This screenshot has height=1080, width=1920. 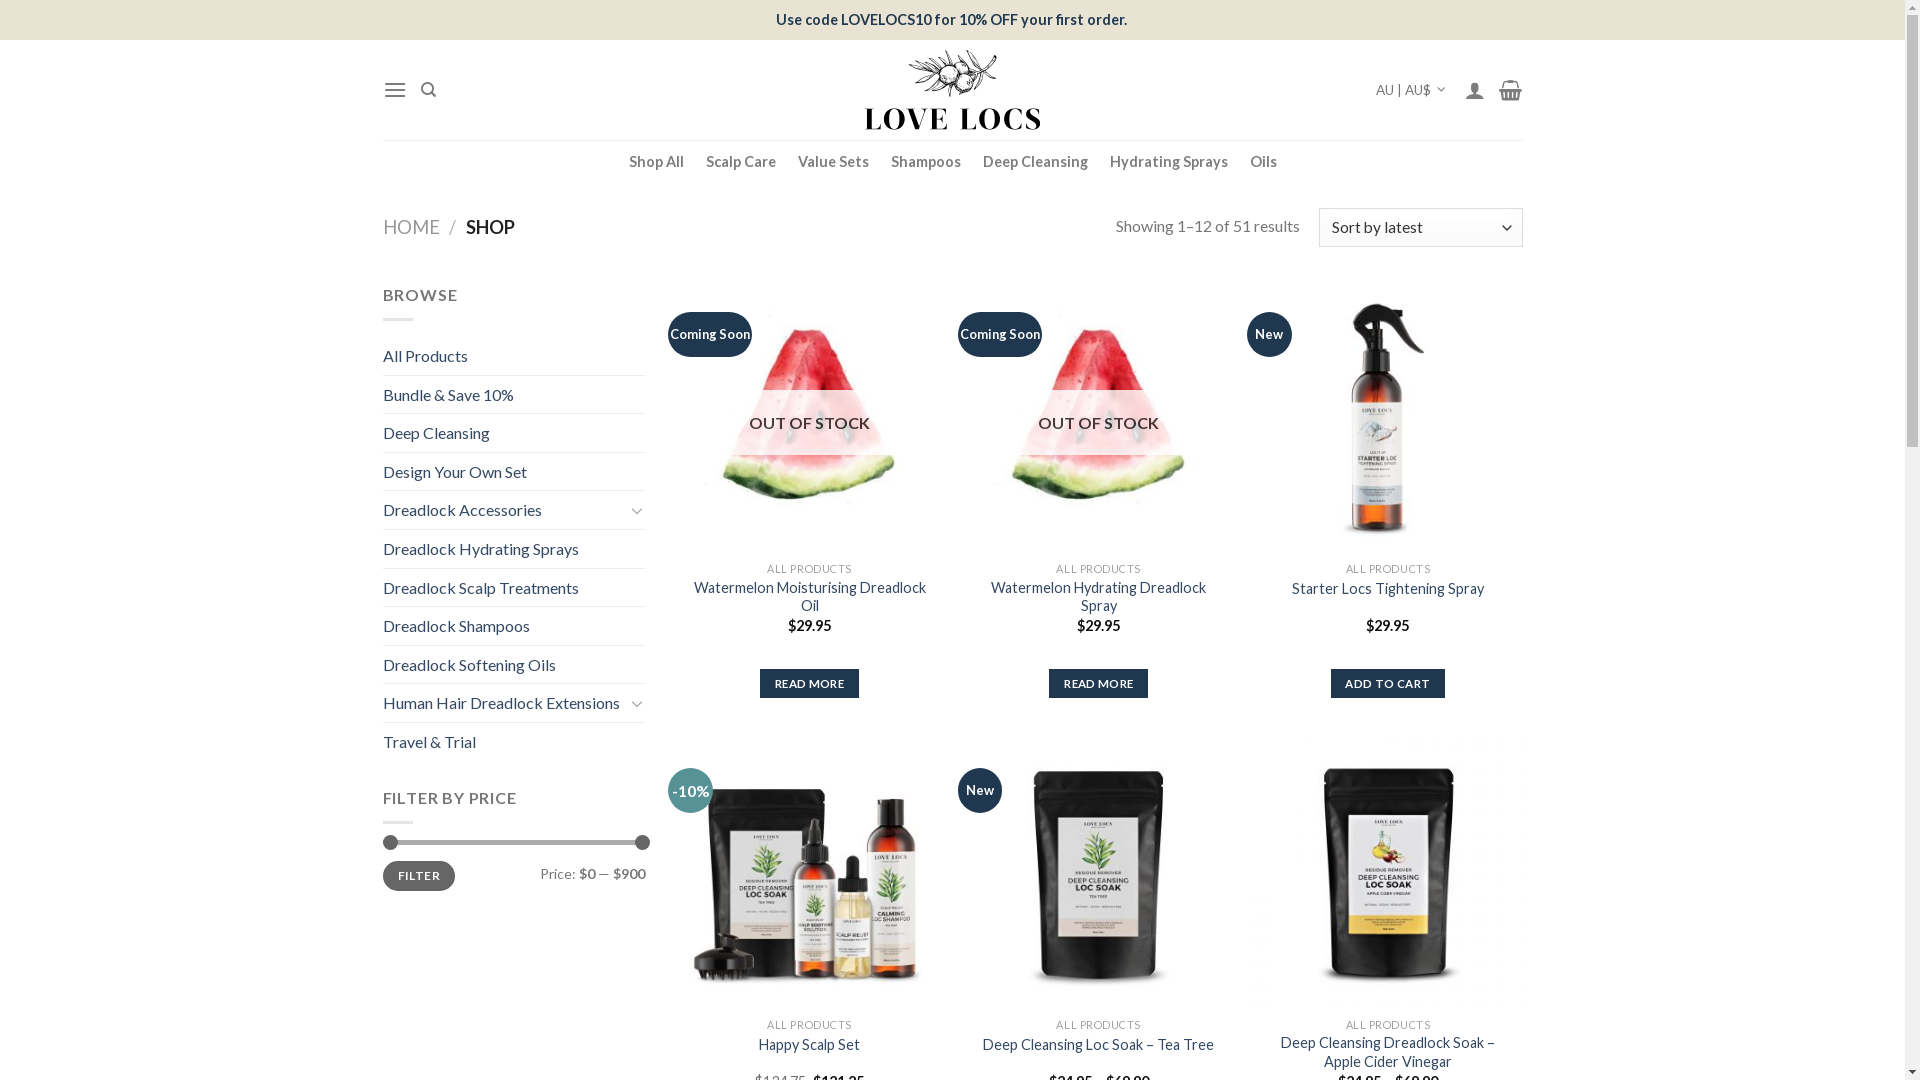 I want to click on 'Love Locs', so click(x=950, y=88).